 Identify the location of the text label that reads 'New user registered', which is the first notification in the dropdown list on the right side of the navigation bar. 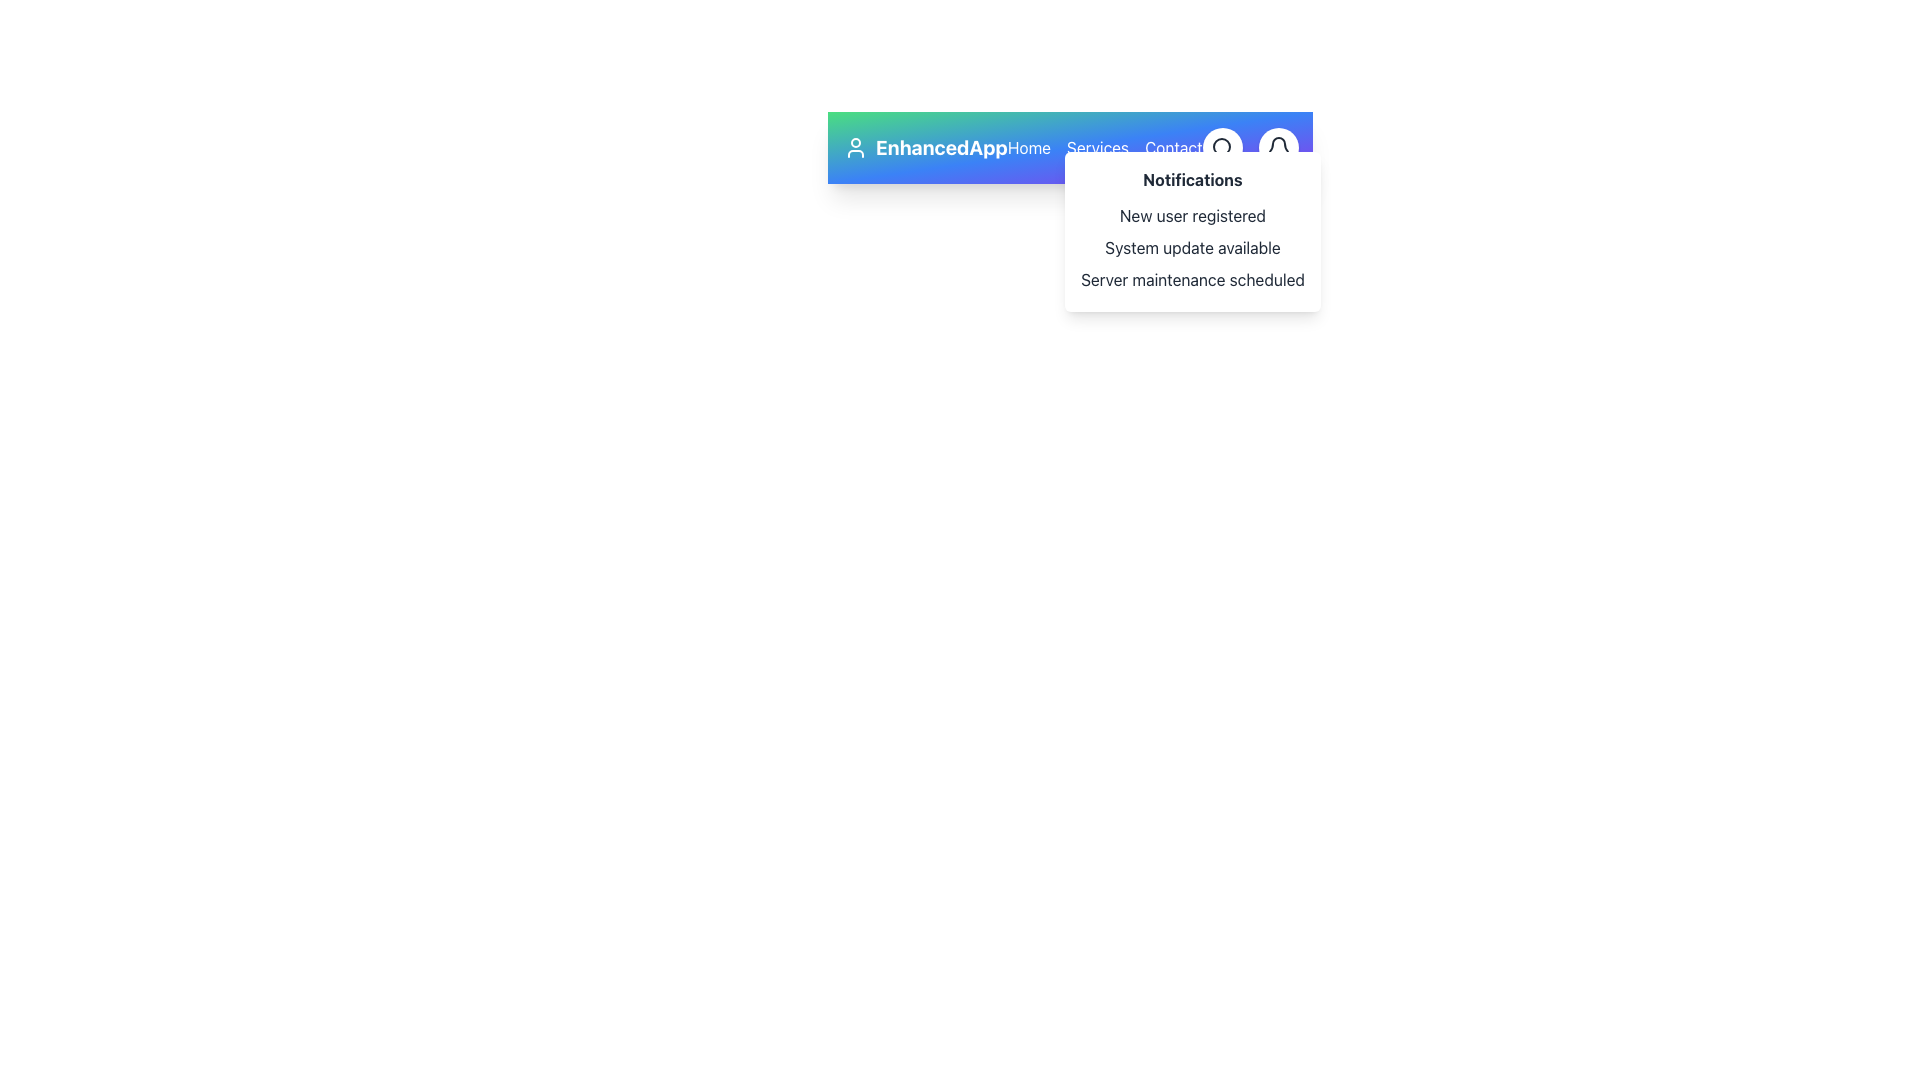
(1193, 216).